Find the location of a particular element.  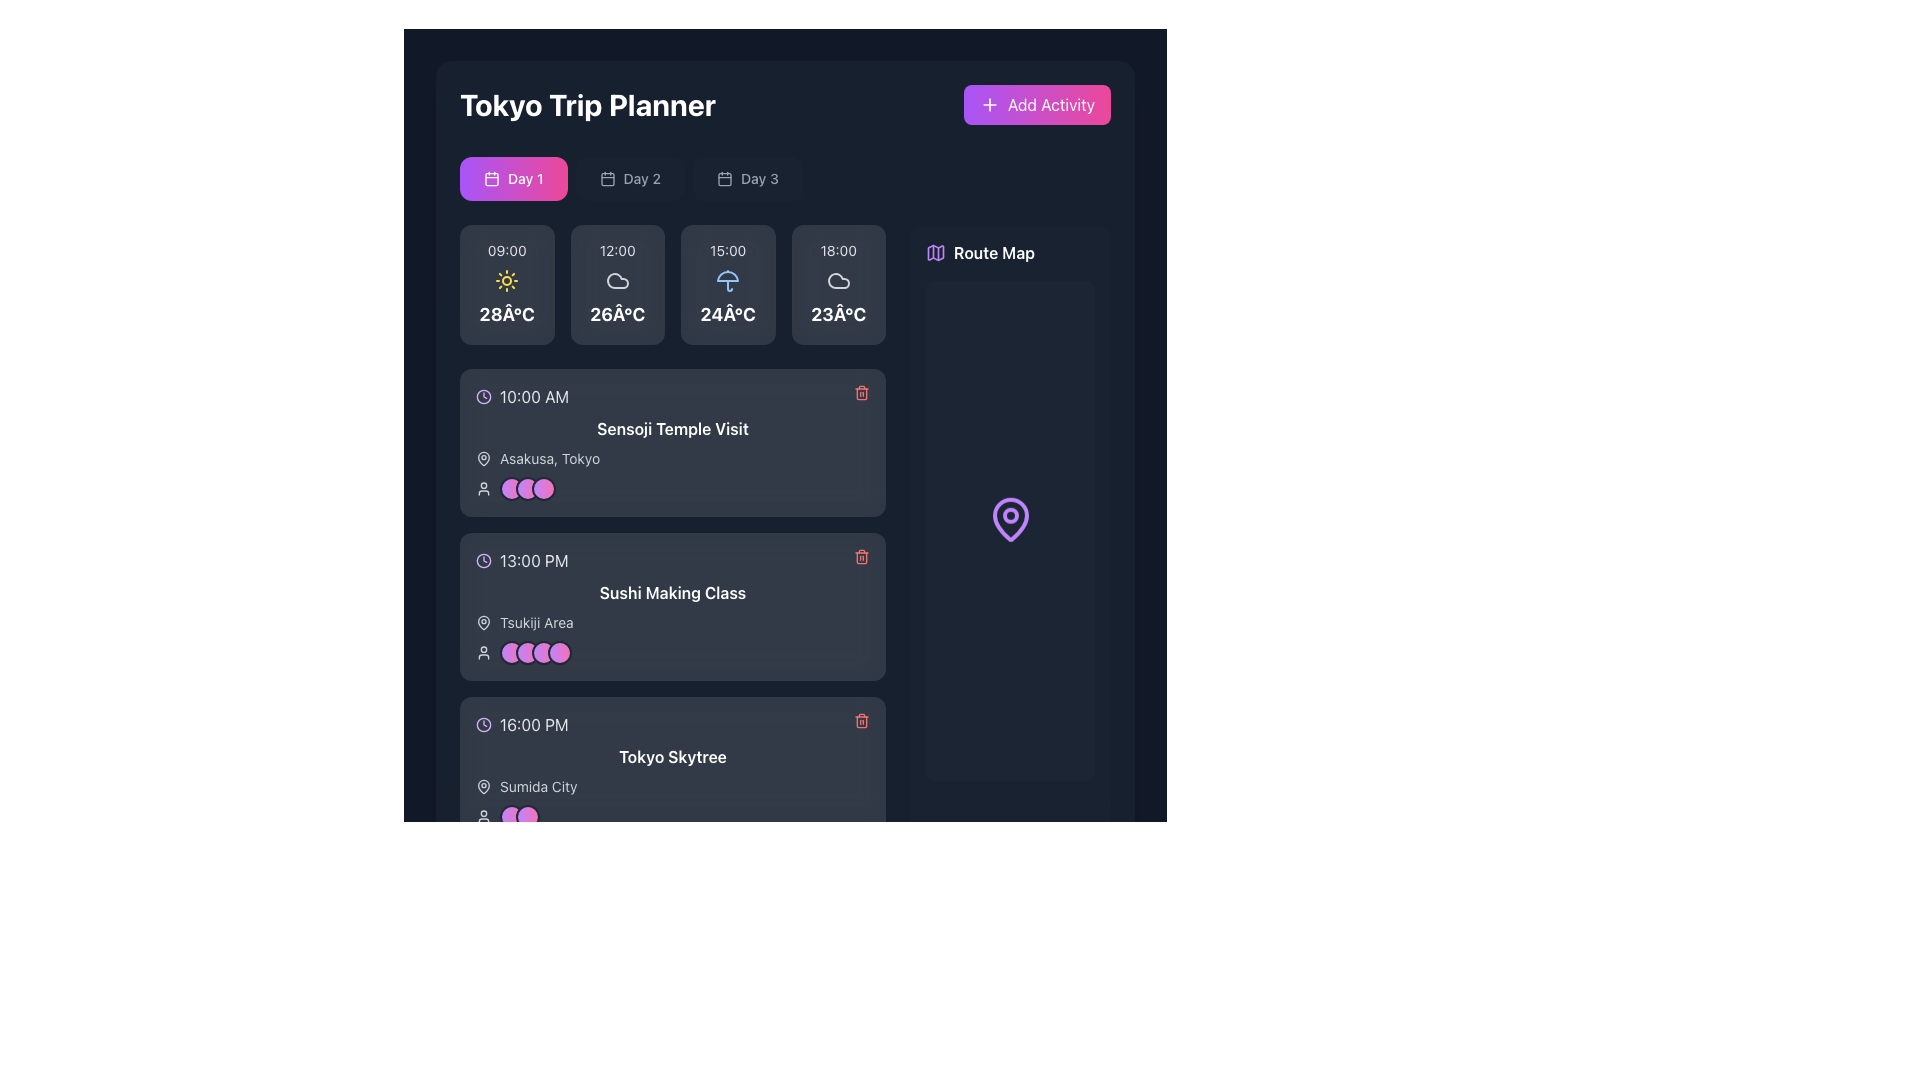

the circular pin-shaped icon with a purple outline in the lower-right section of the 'Route Map' panel is located at coordinates (1010, 519).